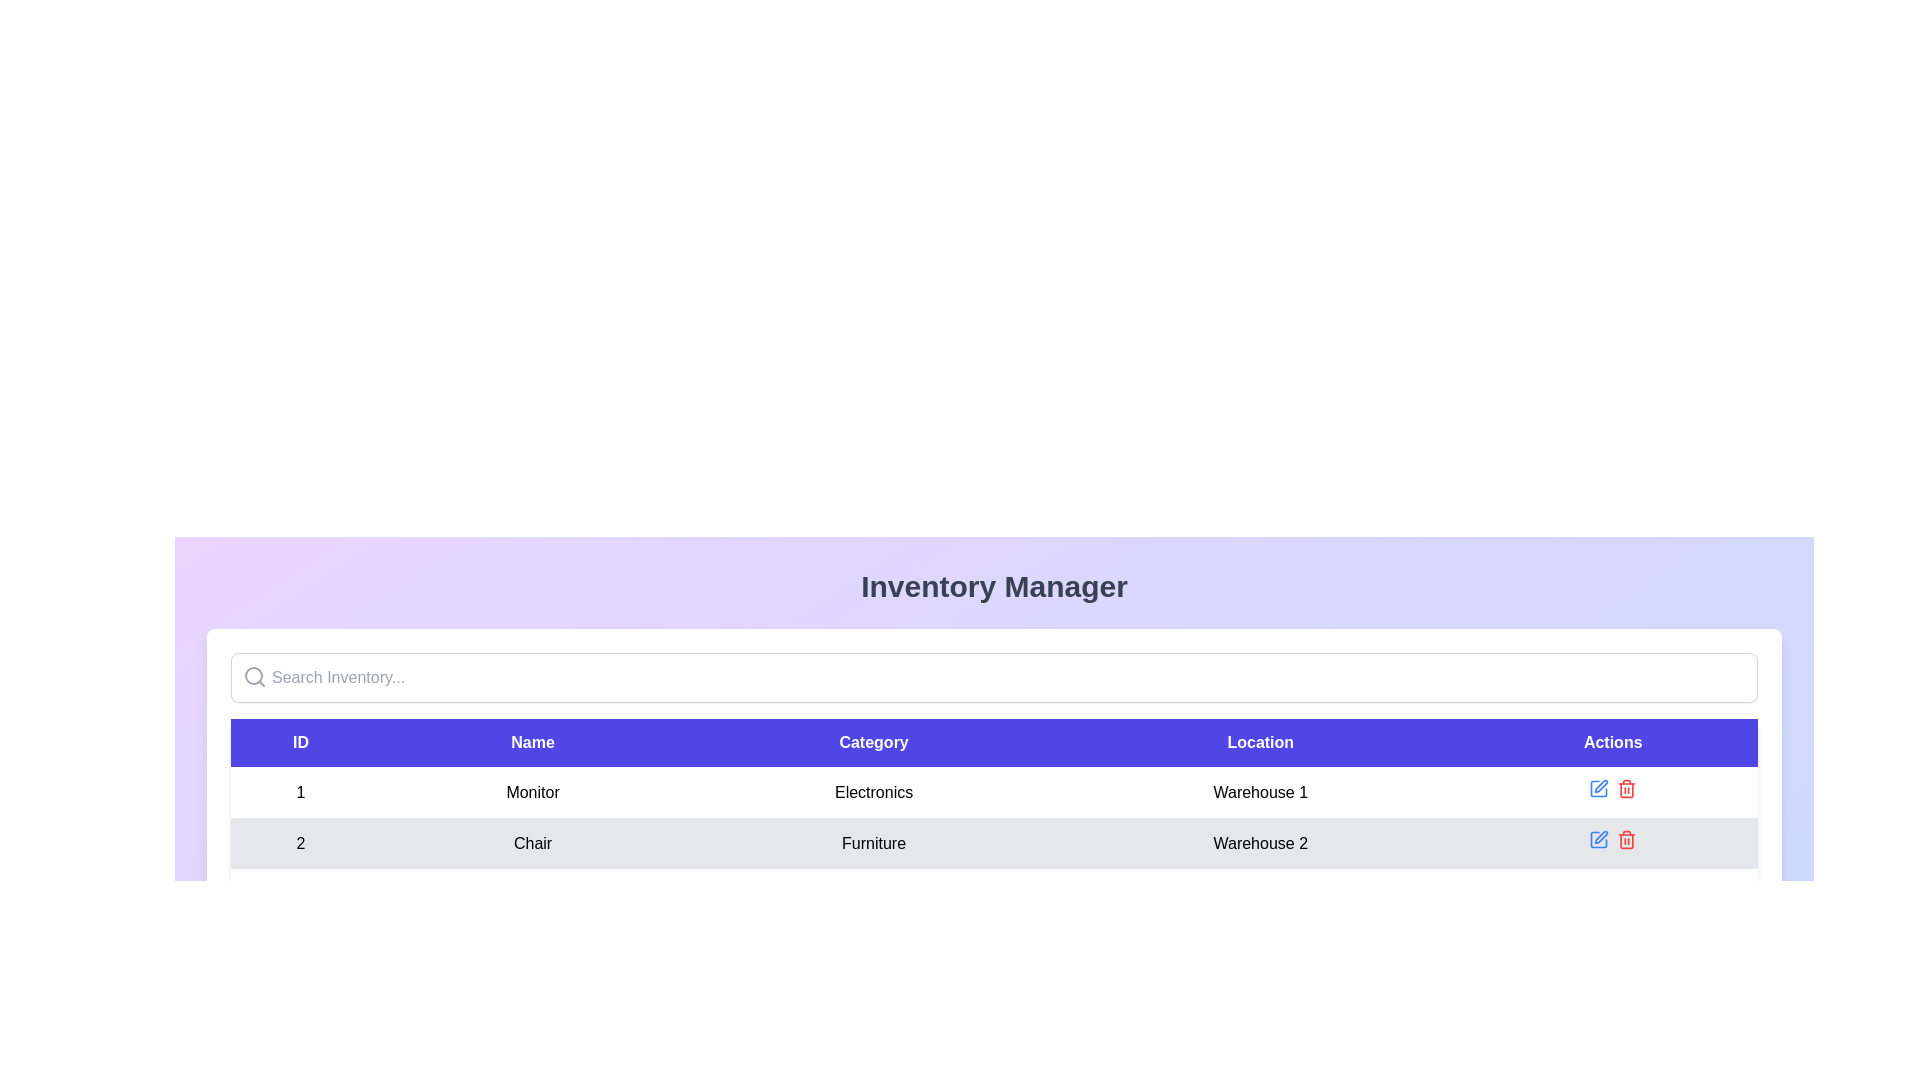  Describe the element at coordinates (1627, 841) in the screenshot. I see `the trash bin icon in the 'Actions' column of the item listing table, which features a minimalist curved shape with rounded corners` at that location.